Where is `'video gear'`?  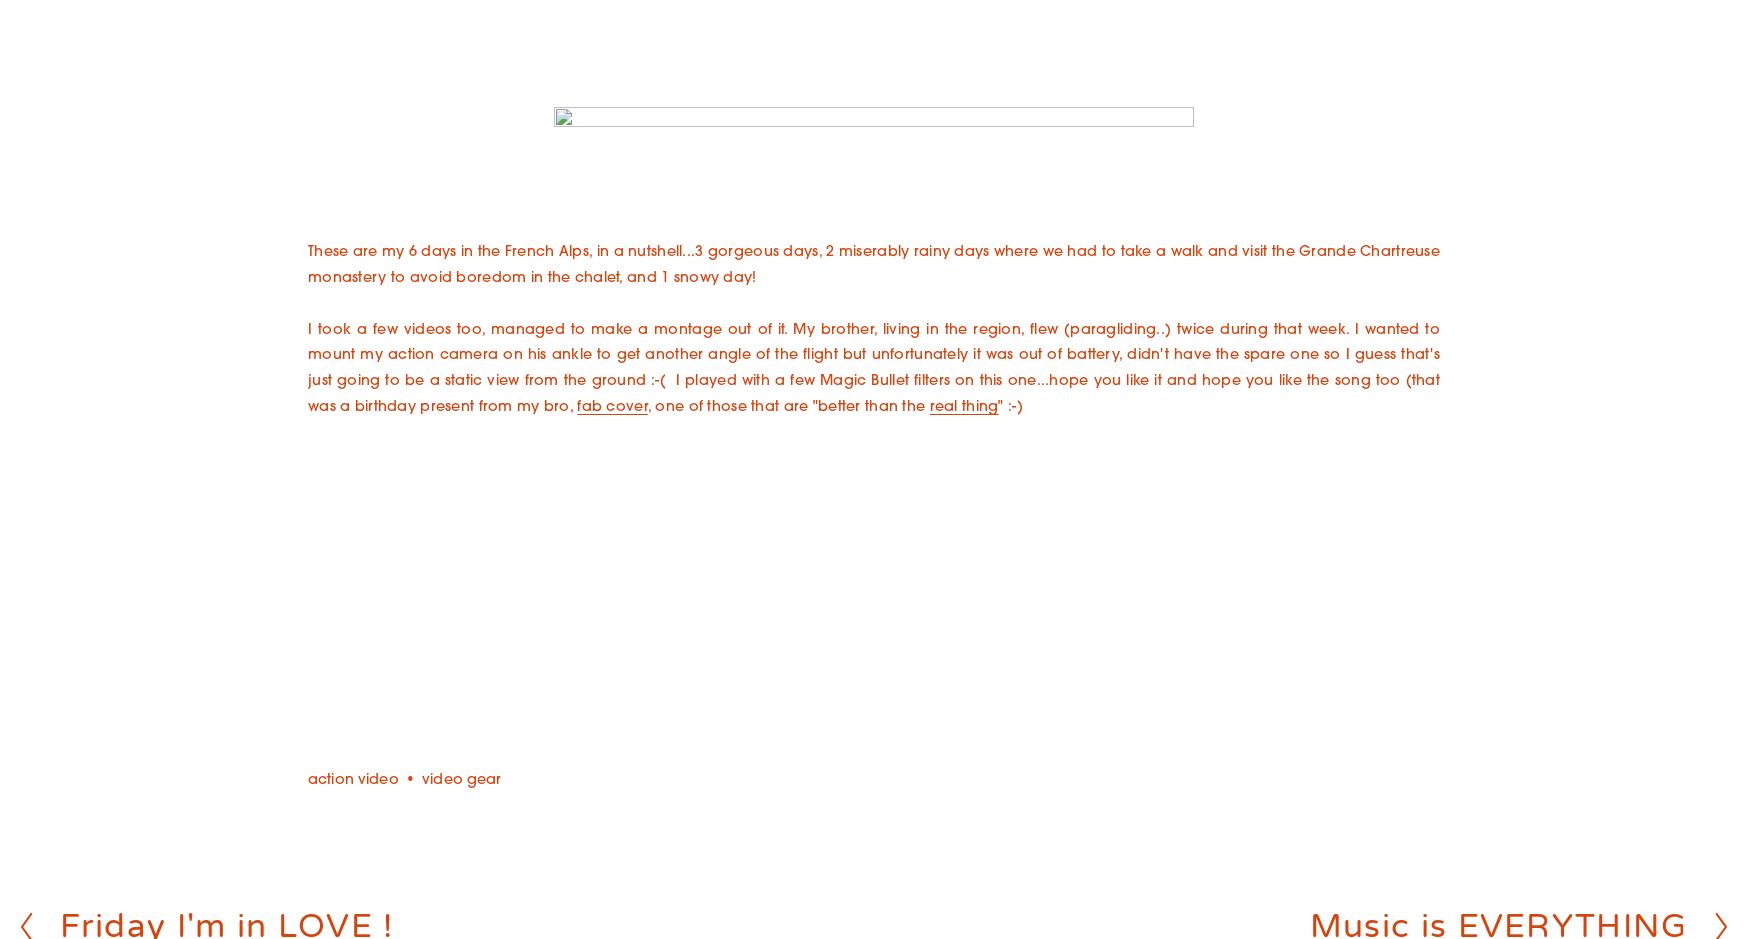
'video gear' is located at coordinates (460, 779).